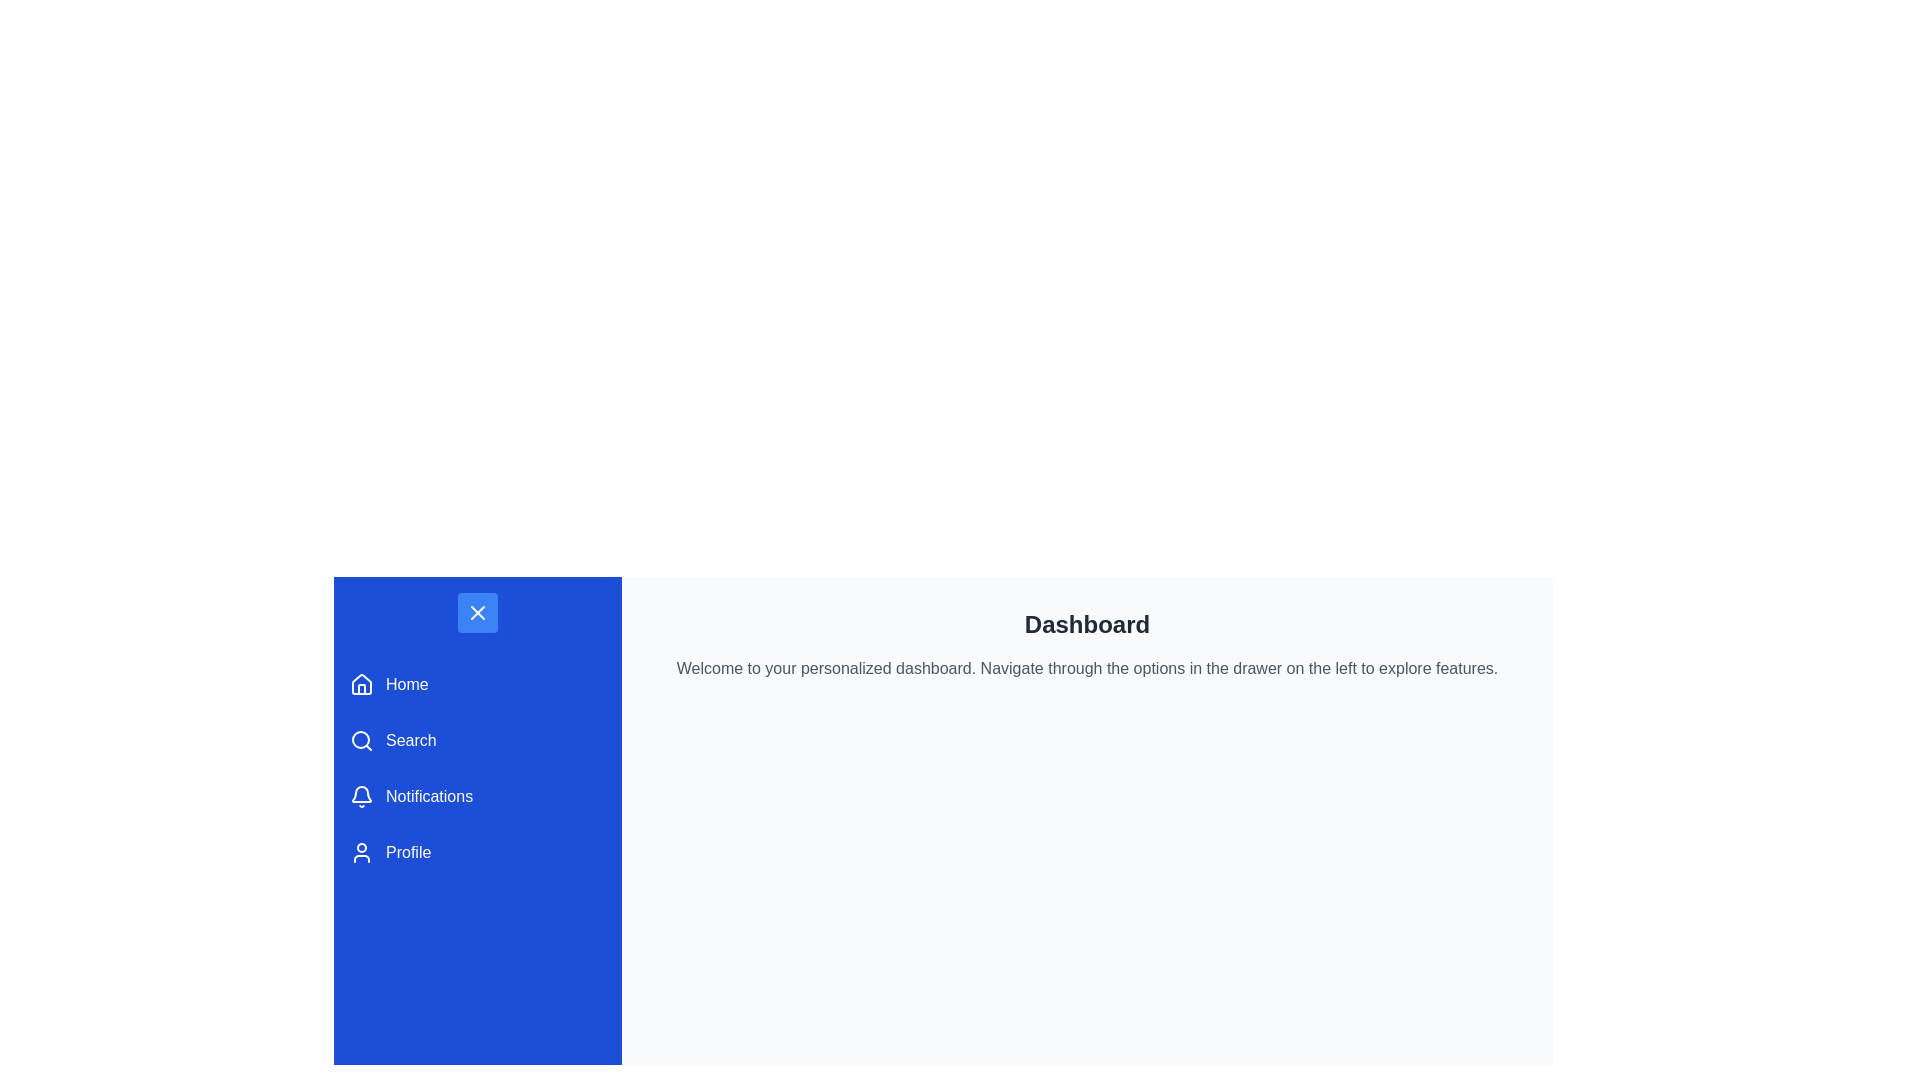 The image size is (1920, 1080). Describe the element at coordinates (477, 852) in the screenshot. I see `the 'Profile' button in the left sidebar` at that location.